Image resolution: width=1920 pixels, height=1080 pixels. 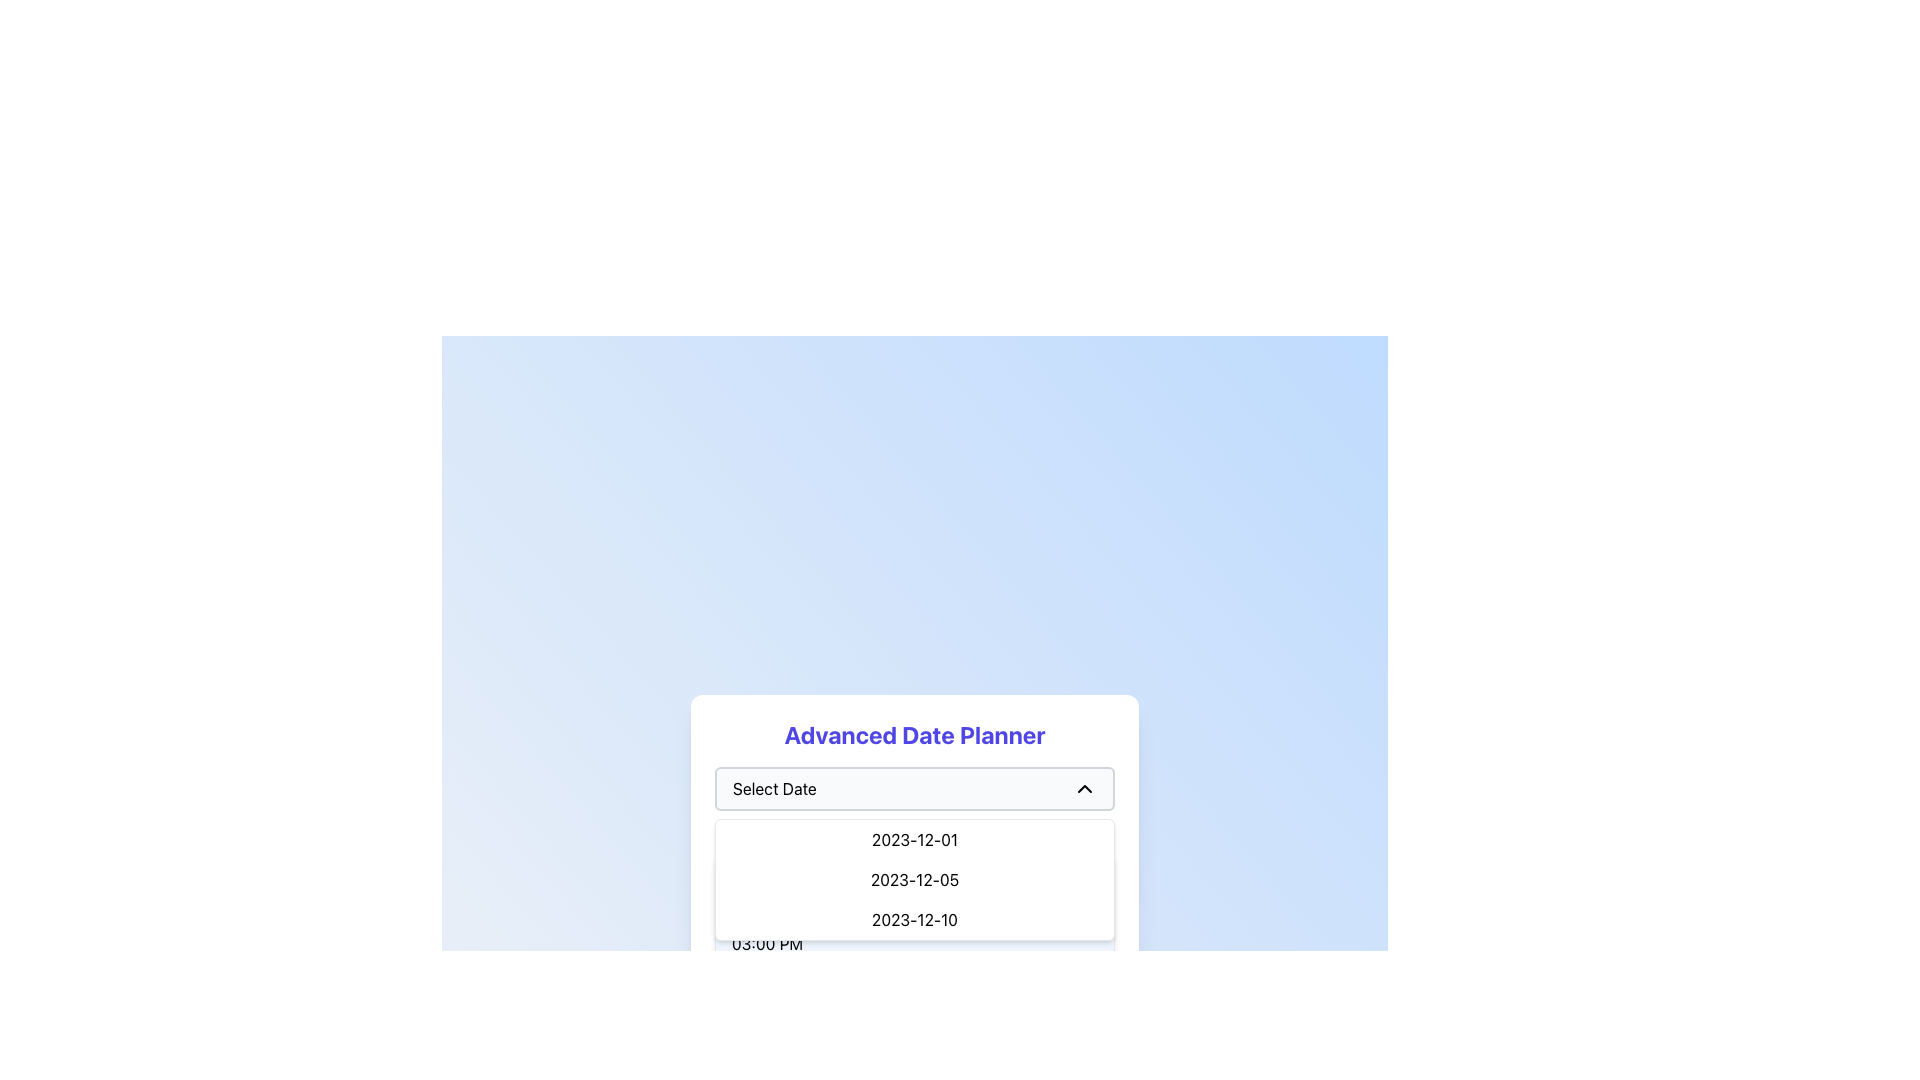 What do you see at coordinates (914, 920) in the screenshot?
I see `the List Item displaying the date '2023-12-10' in the dropdown menu under 'Advanced Date Planner'` at bounding box center [914, 920].